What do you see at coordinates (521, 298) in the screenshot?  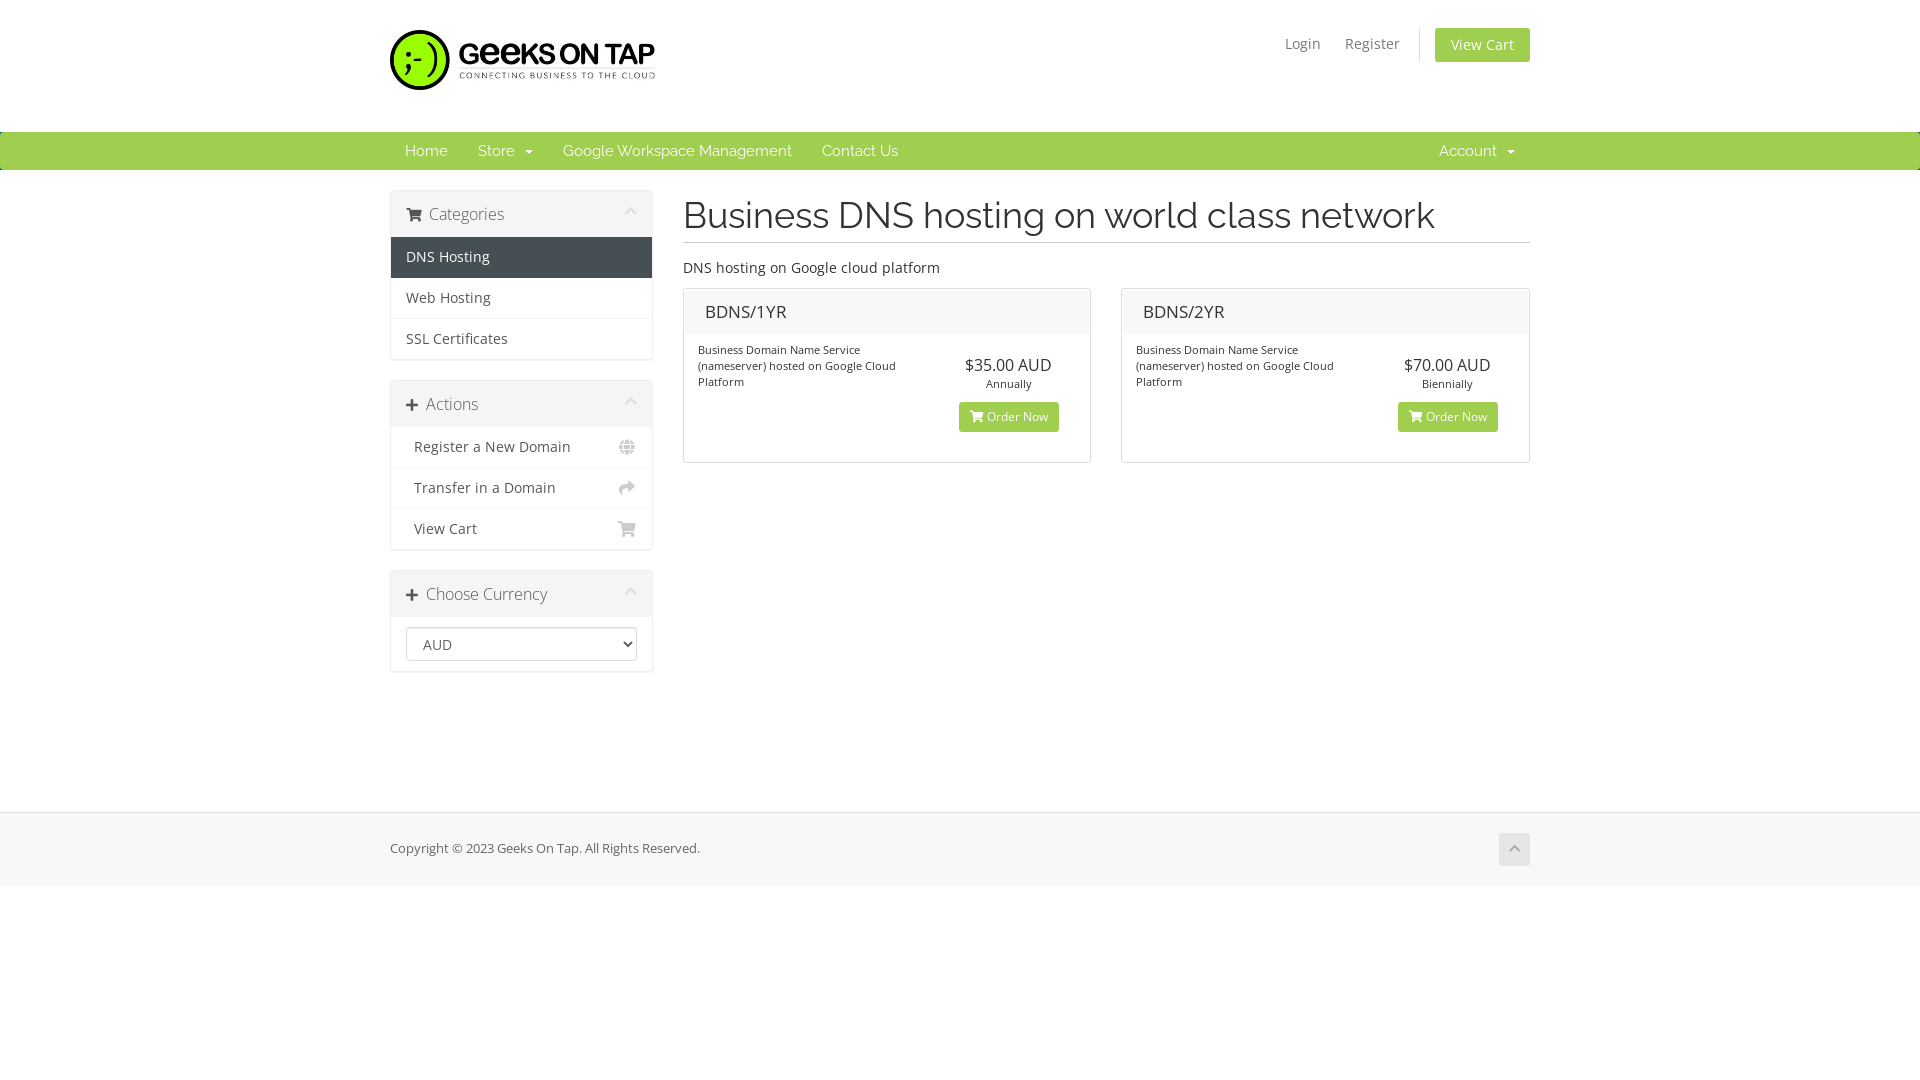 I see `'Web Hosting'` at bounding box center [521, 298].